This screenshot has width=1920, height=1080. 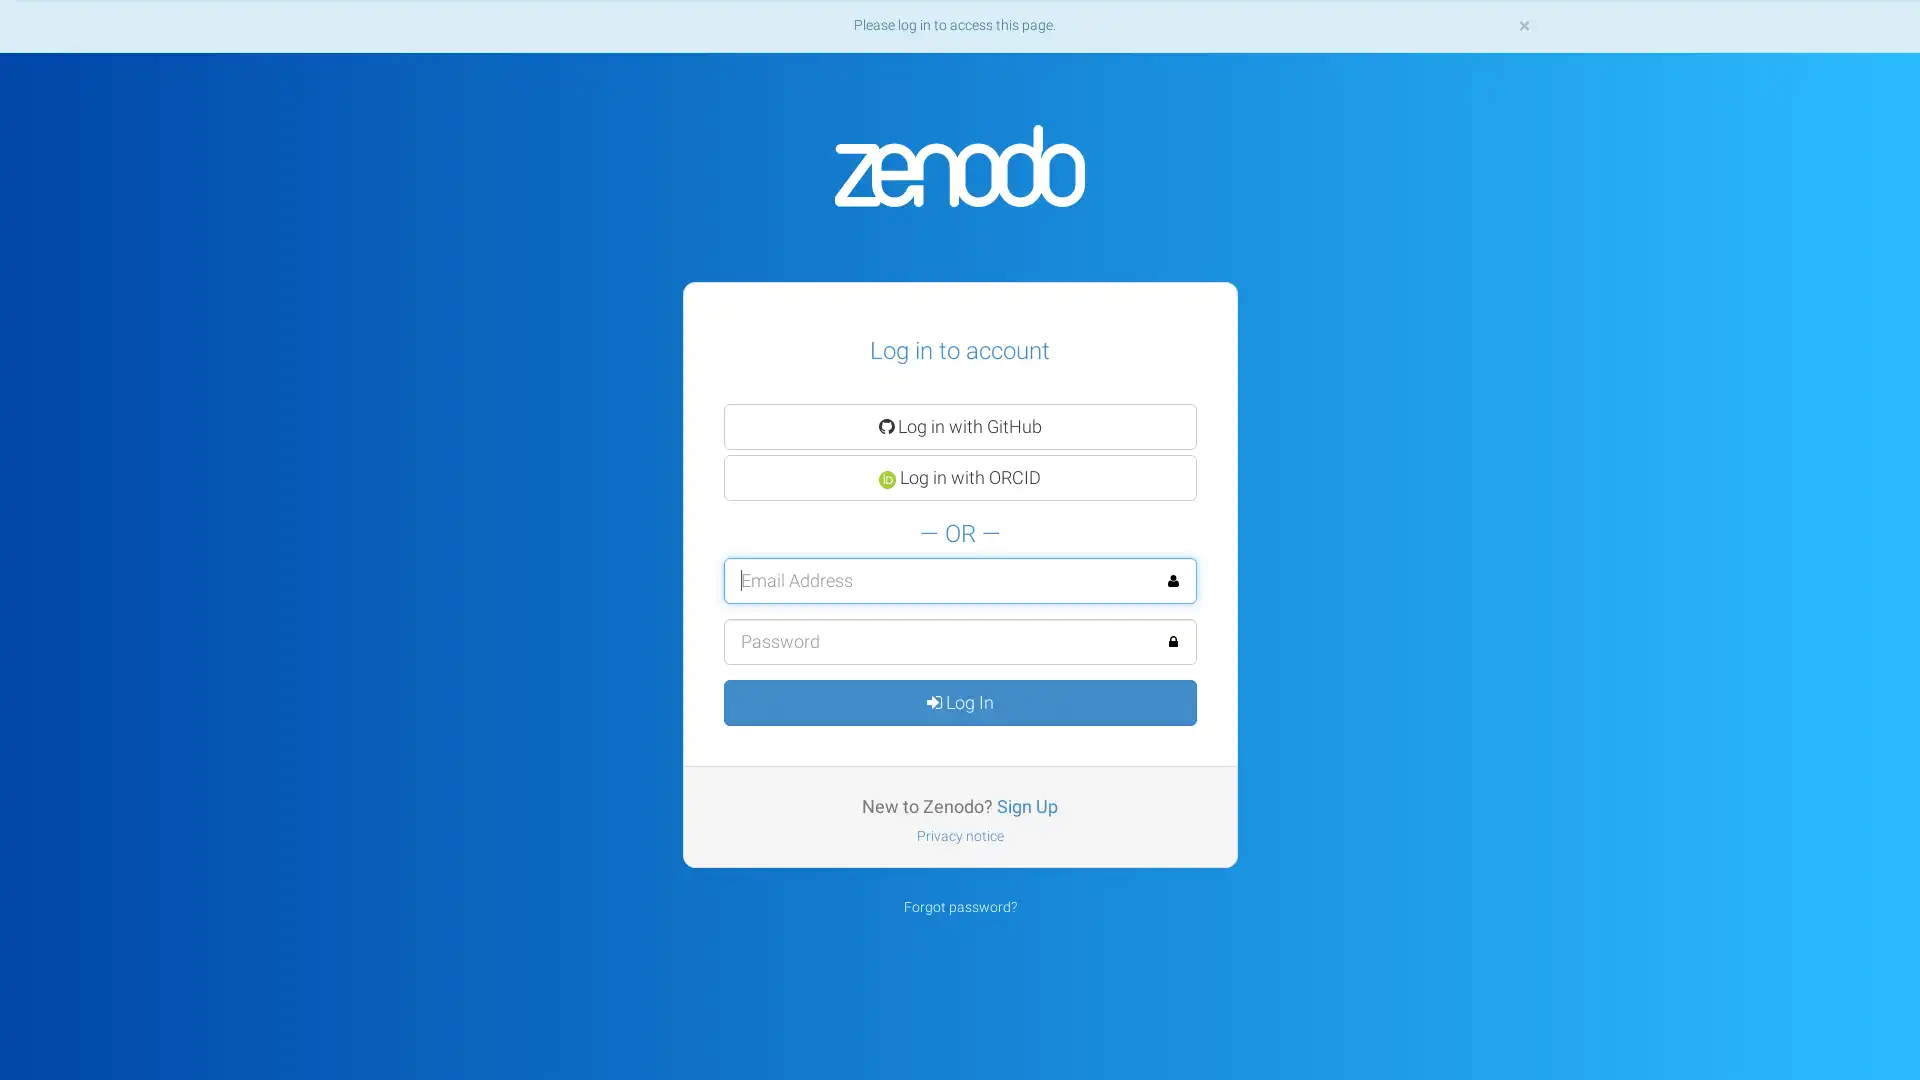 I want to click on Log In, so click(x=958, y=701).